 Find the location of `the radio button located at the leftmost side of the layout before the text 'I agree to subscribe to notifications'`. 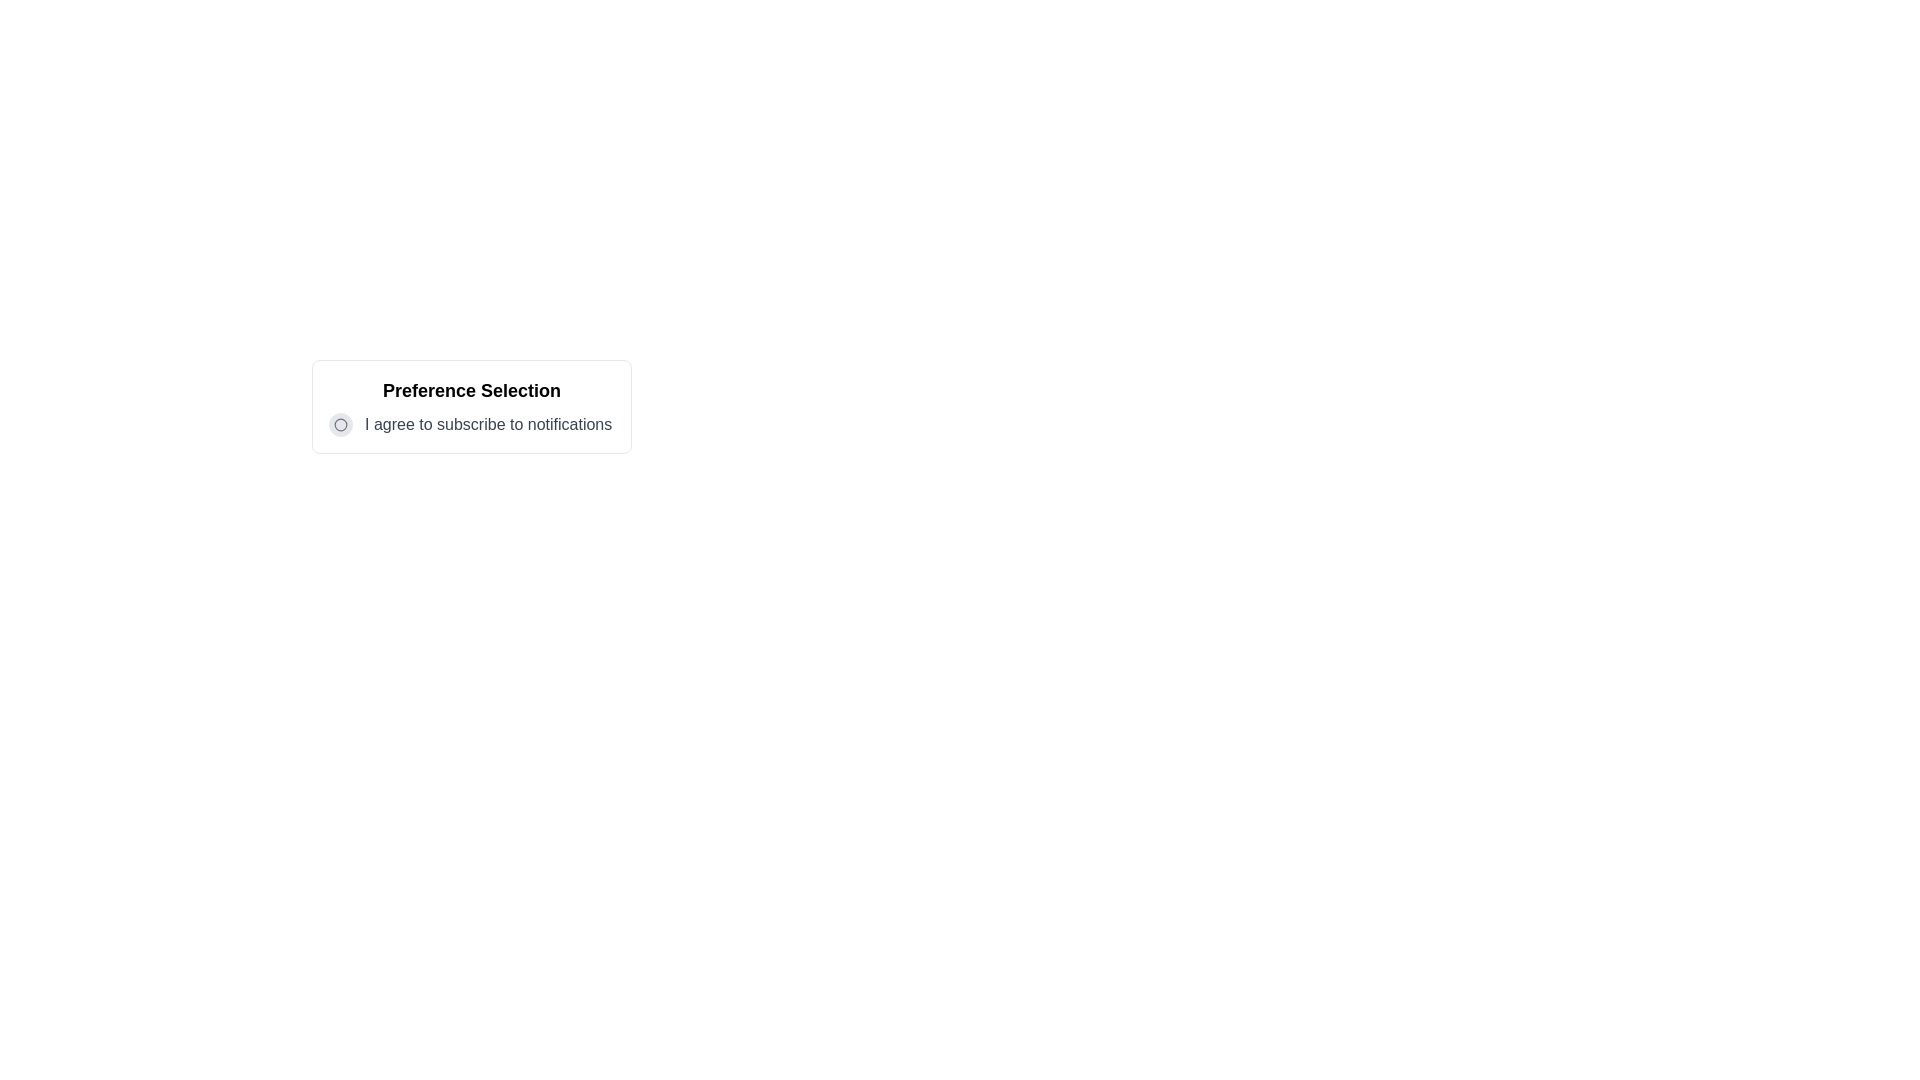

the radio button located at the leftmost side of the layout before the text 'I agree to subscribe to notifications' is located at coordinates (340, 423).